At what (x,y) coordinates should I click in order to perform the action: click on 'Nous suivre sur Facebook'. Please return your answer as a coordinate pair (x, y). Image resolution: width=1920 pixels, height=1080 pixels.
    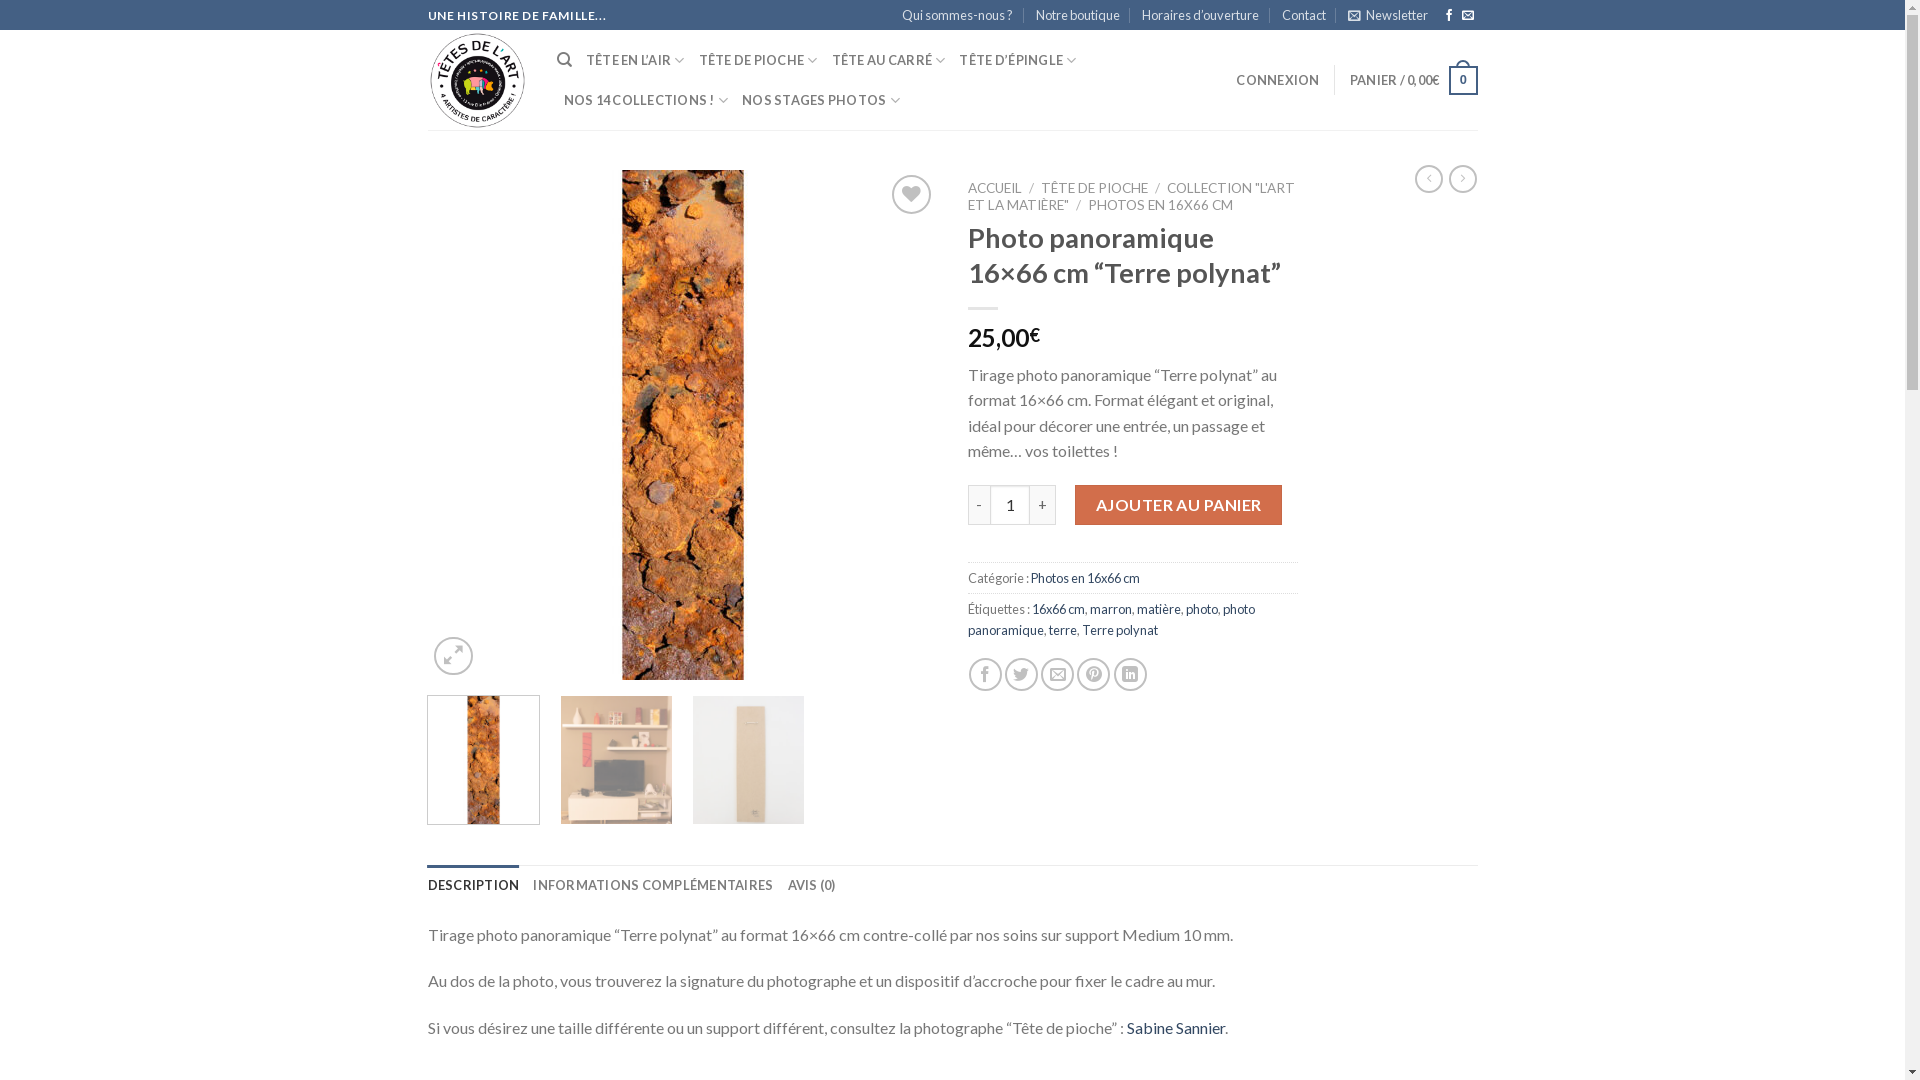
    Looking at the image, I should click on (1449, 15).